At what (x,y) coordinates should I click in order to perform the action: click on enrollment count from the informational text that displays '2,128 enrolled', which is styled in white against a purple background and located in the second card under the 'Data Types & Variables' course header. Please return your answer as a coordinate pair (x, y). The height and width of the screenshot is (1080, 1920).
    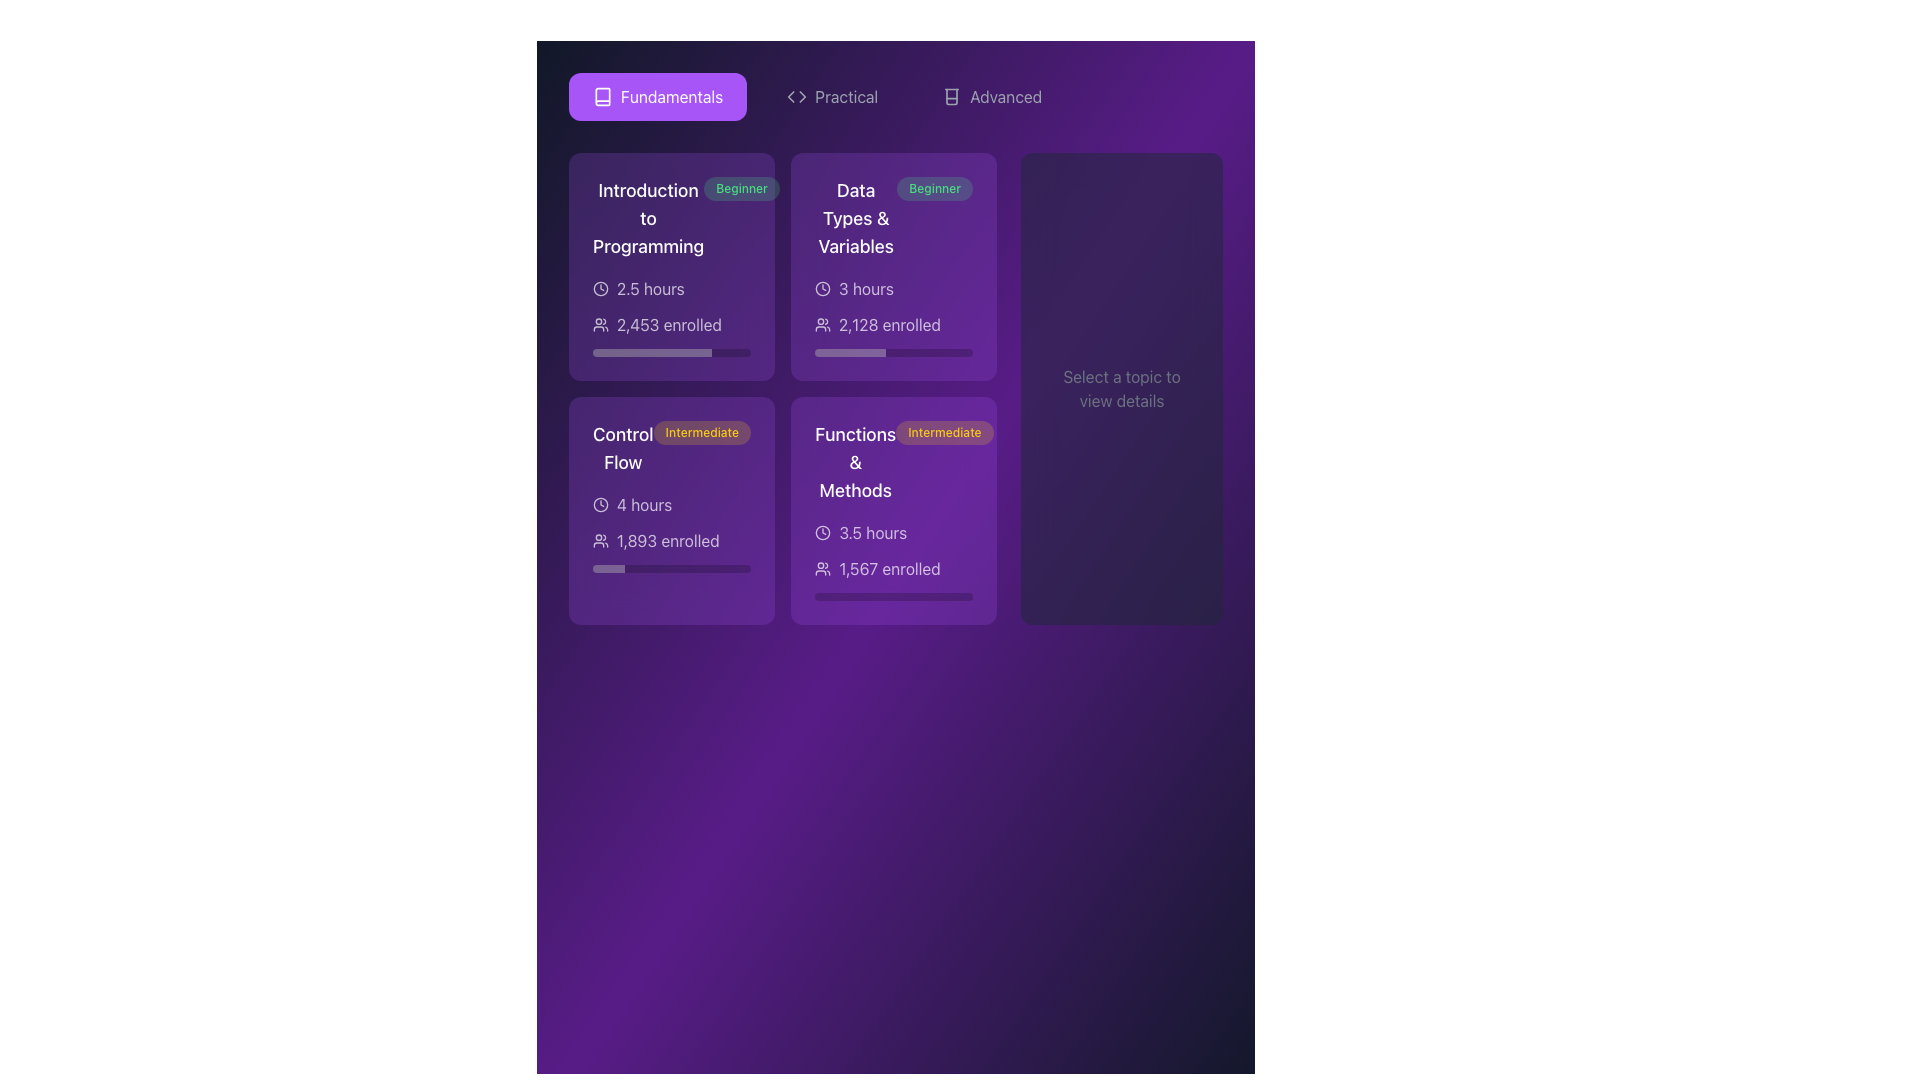
    Looking at the image, I should click on (888, 323).